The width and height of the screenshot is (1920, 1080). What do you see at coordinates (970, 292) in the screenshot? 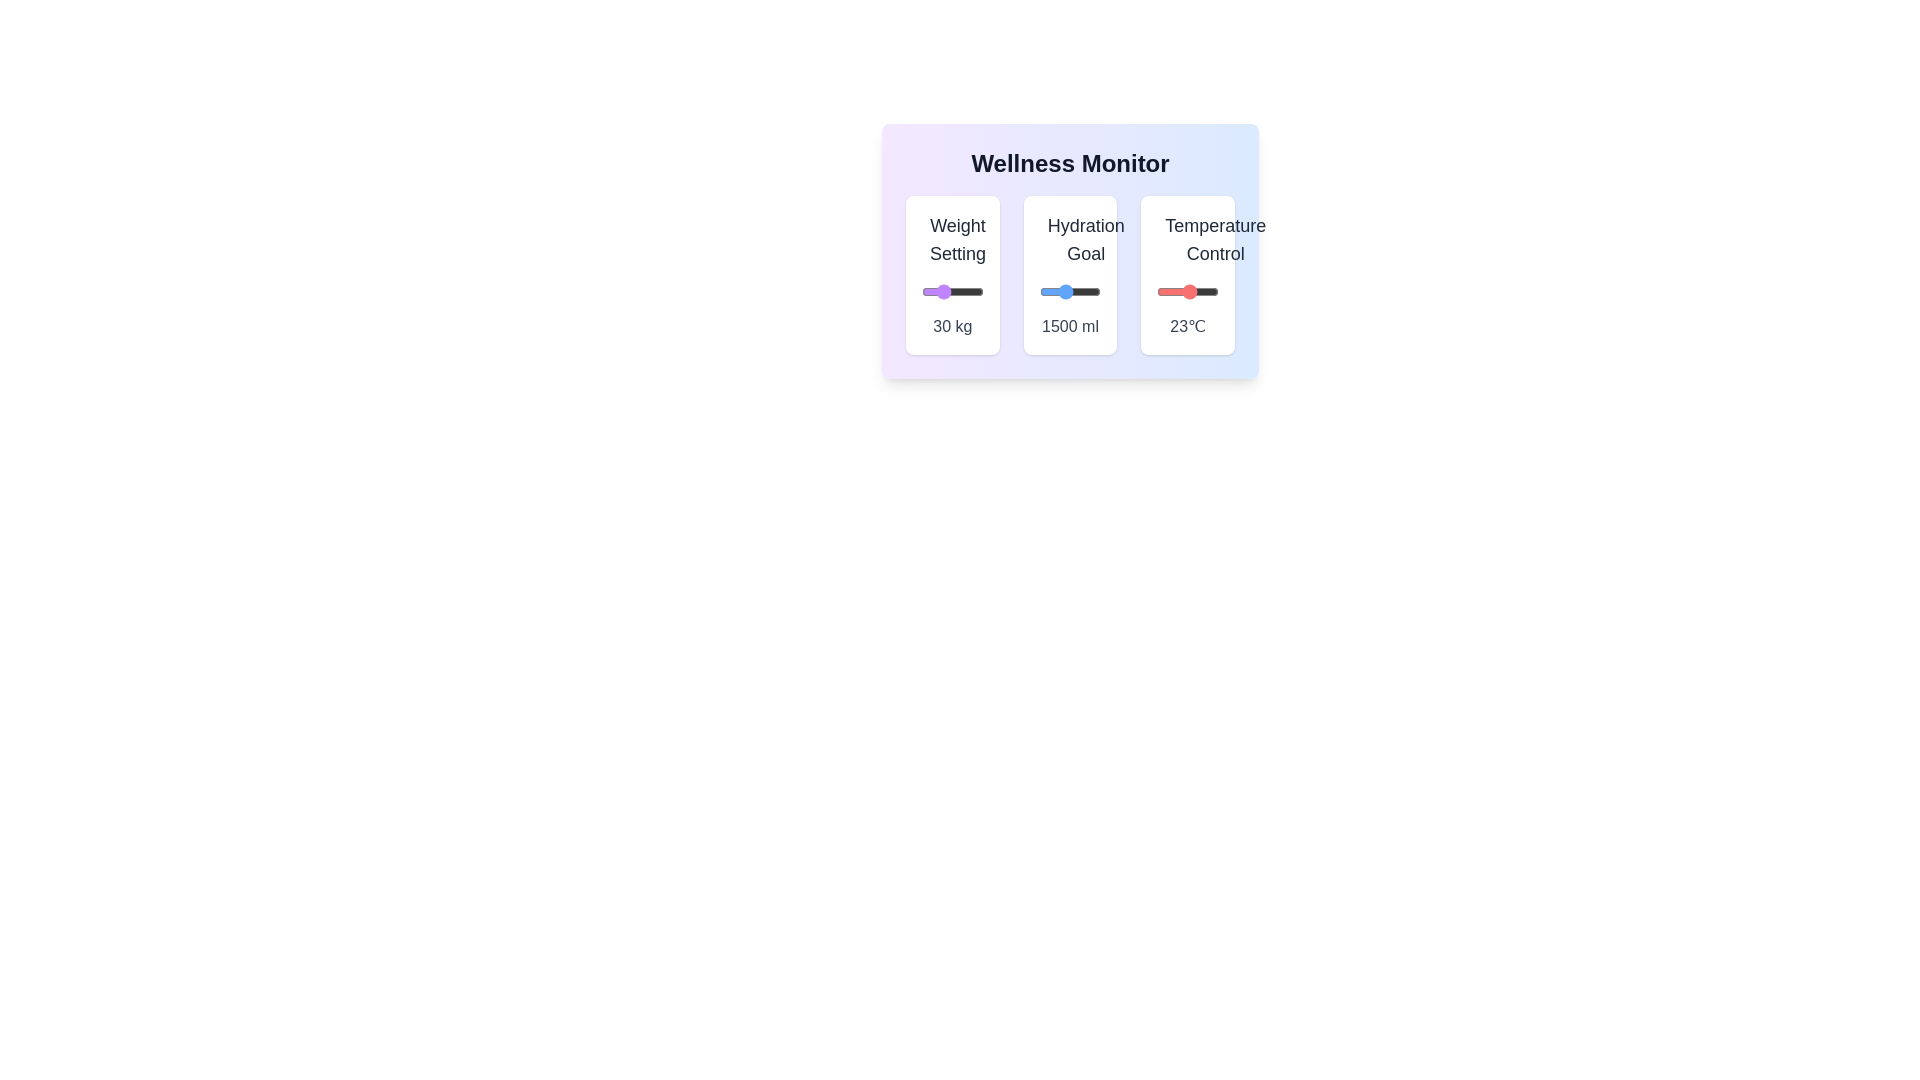
I see `the weight setting` at bounding box center [970, 292].